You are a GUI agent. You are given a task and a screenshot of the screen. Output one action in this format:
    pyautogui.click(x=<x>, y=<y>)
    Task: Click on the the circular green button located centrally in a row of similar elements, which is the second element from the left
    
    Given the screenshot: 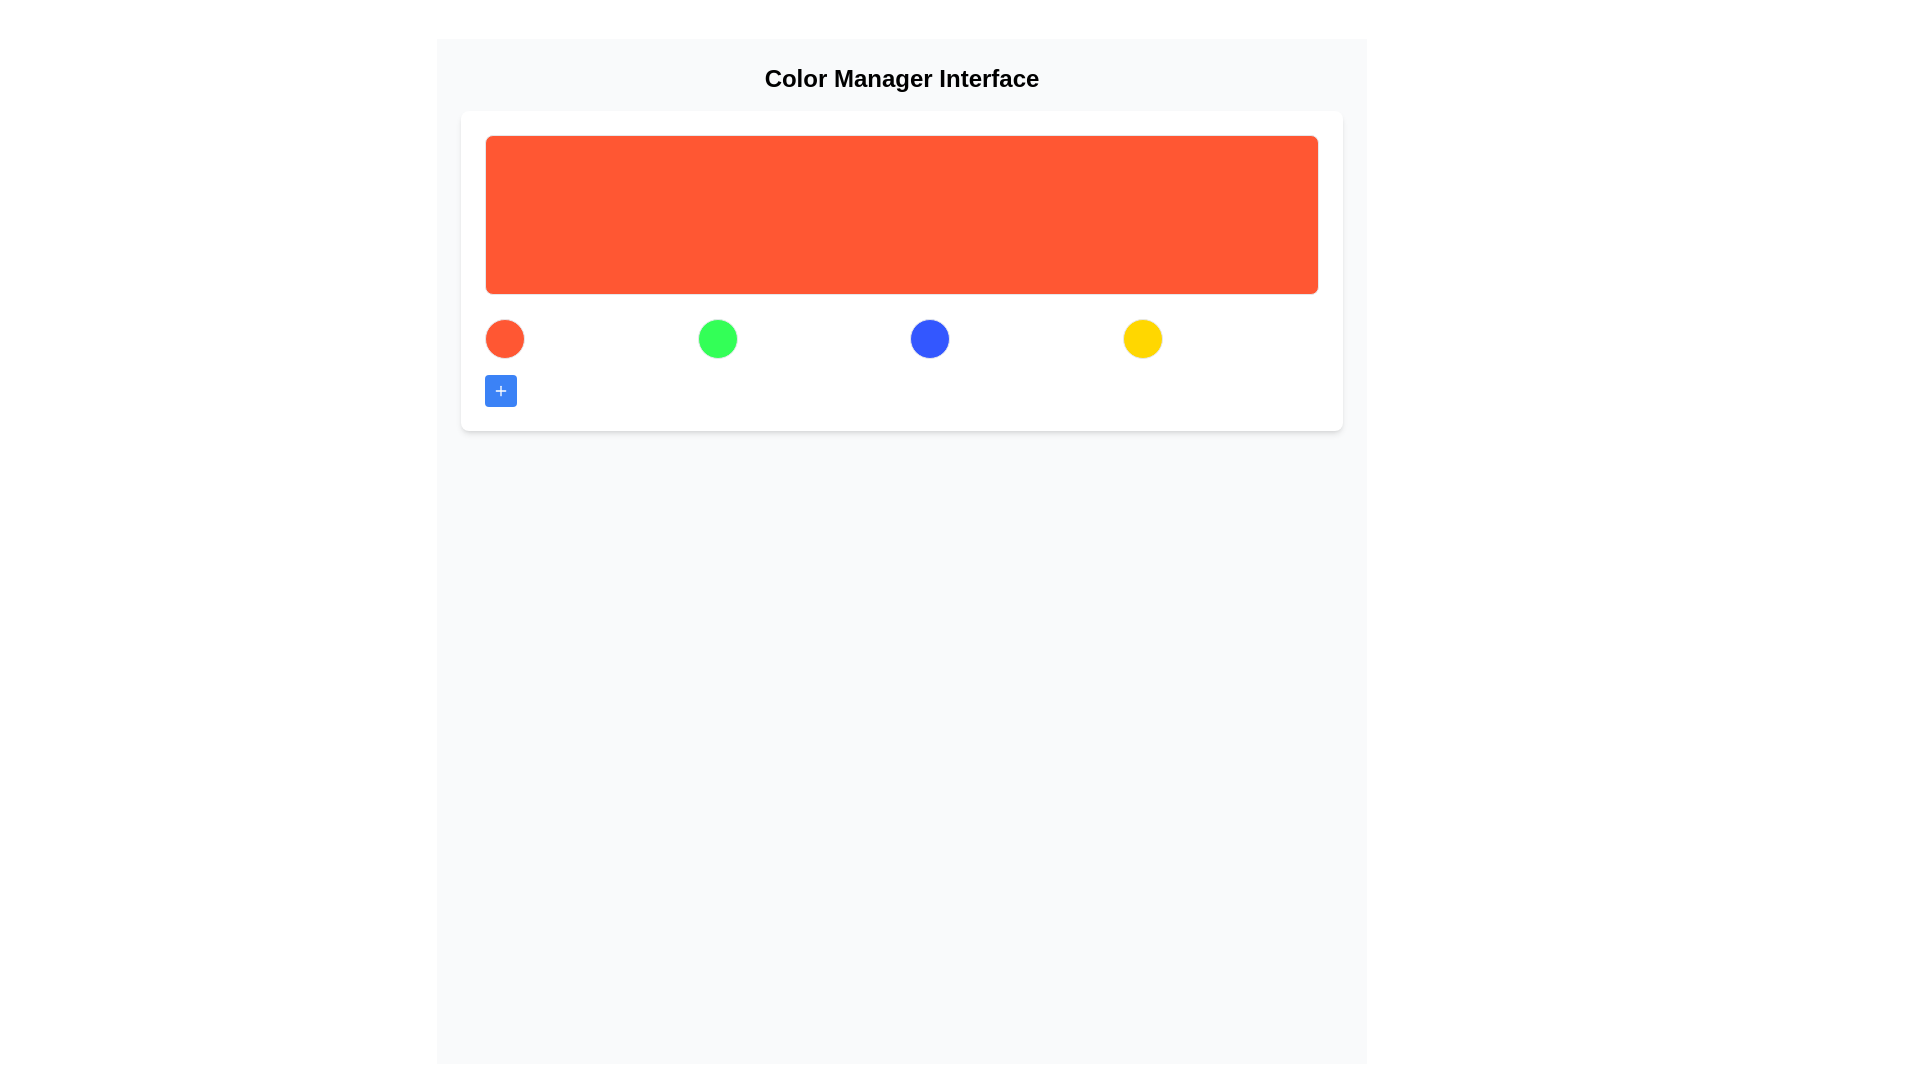 What is the action you would take?
    pyautogui.click(x=717, y=338)
    